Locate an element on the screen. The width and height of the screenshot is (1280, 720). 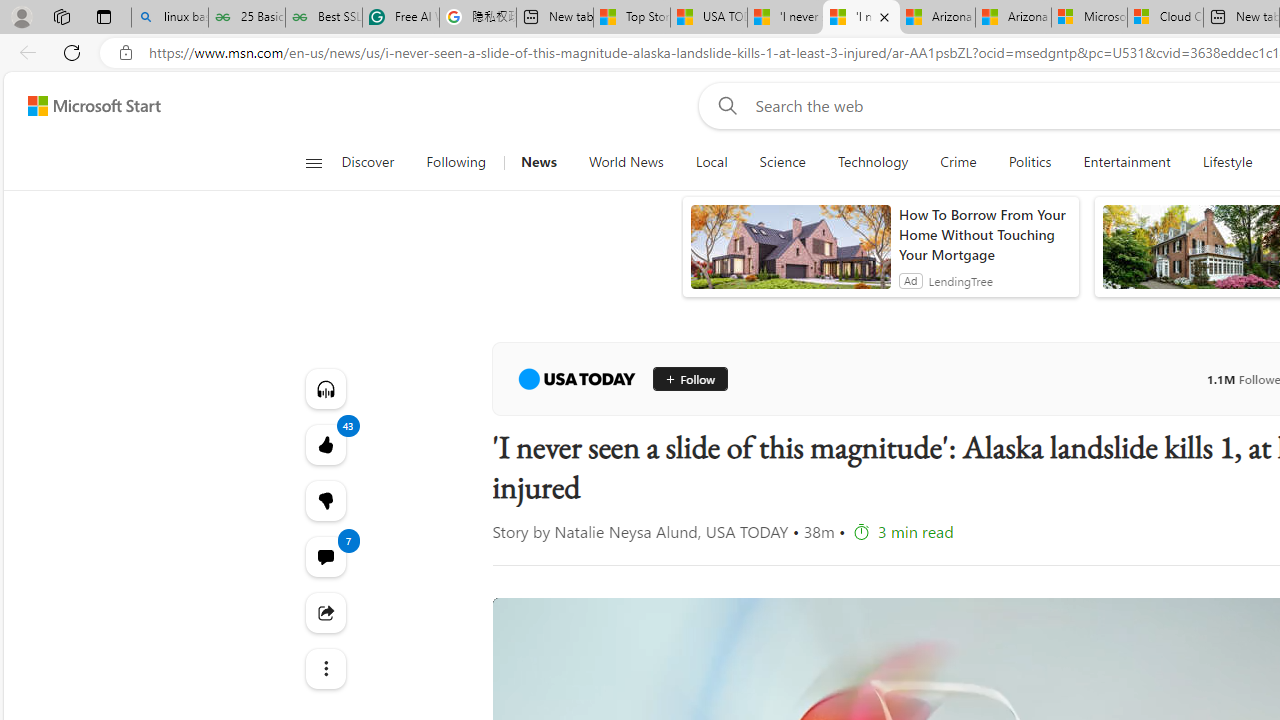
'Best SSL Certificates Provider in India - GeeksforGeeks' is located at coordinates (323, 17).